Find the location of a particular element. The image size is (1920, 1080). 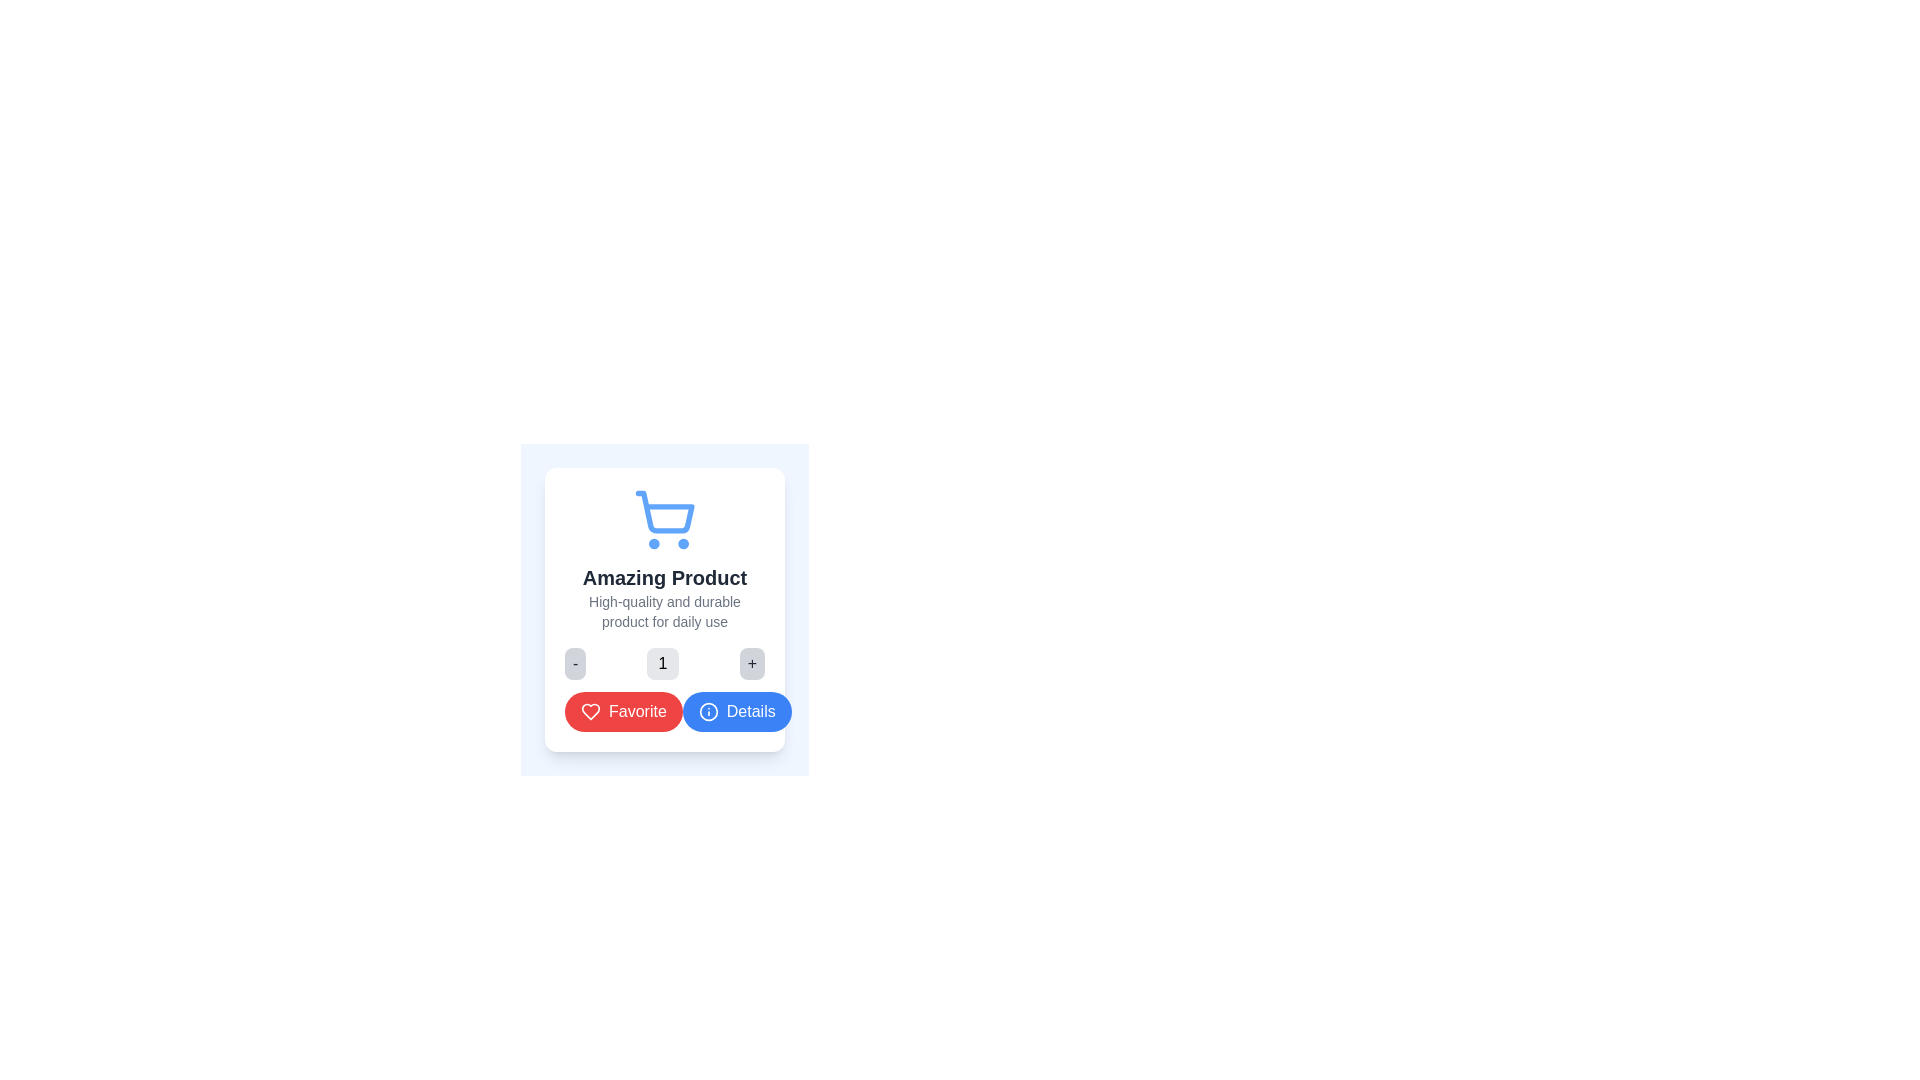

the descriptive text element providing additional information about the product's features, located below the text 'Amazing Product' is located at coordinates (665, 611).